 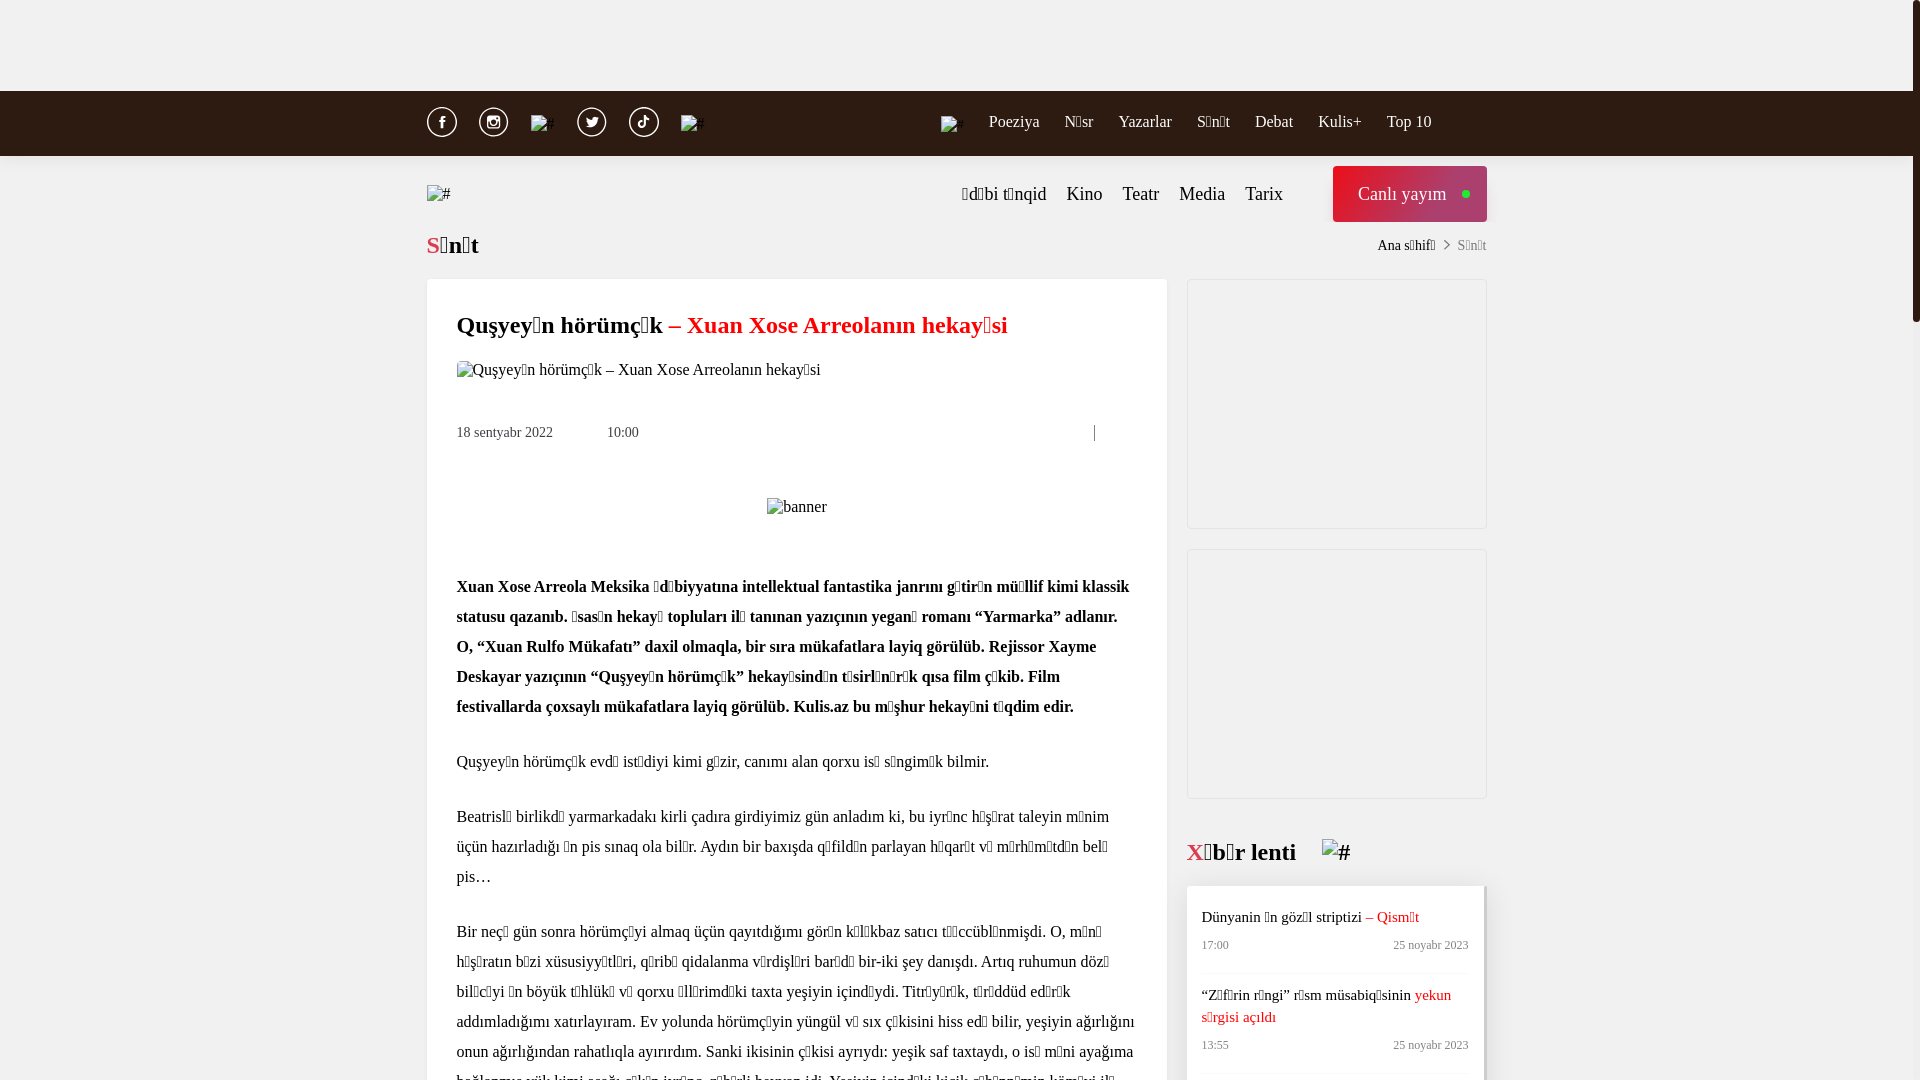 I want to click on 'Tarix', so click(x=1262, y=194).